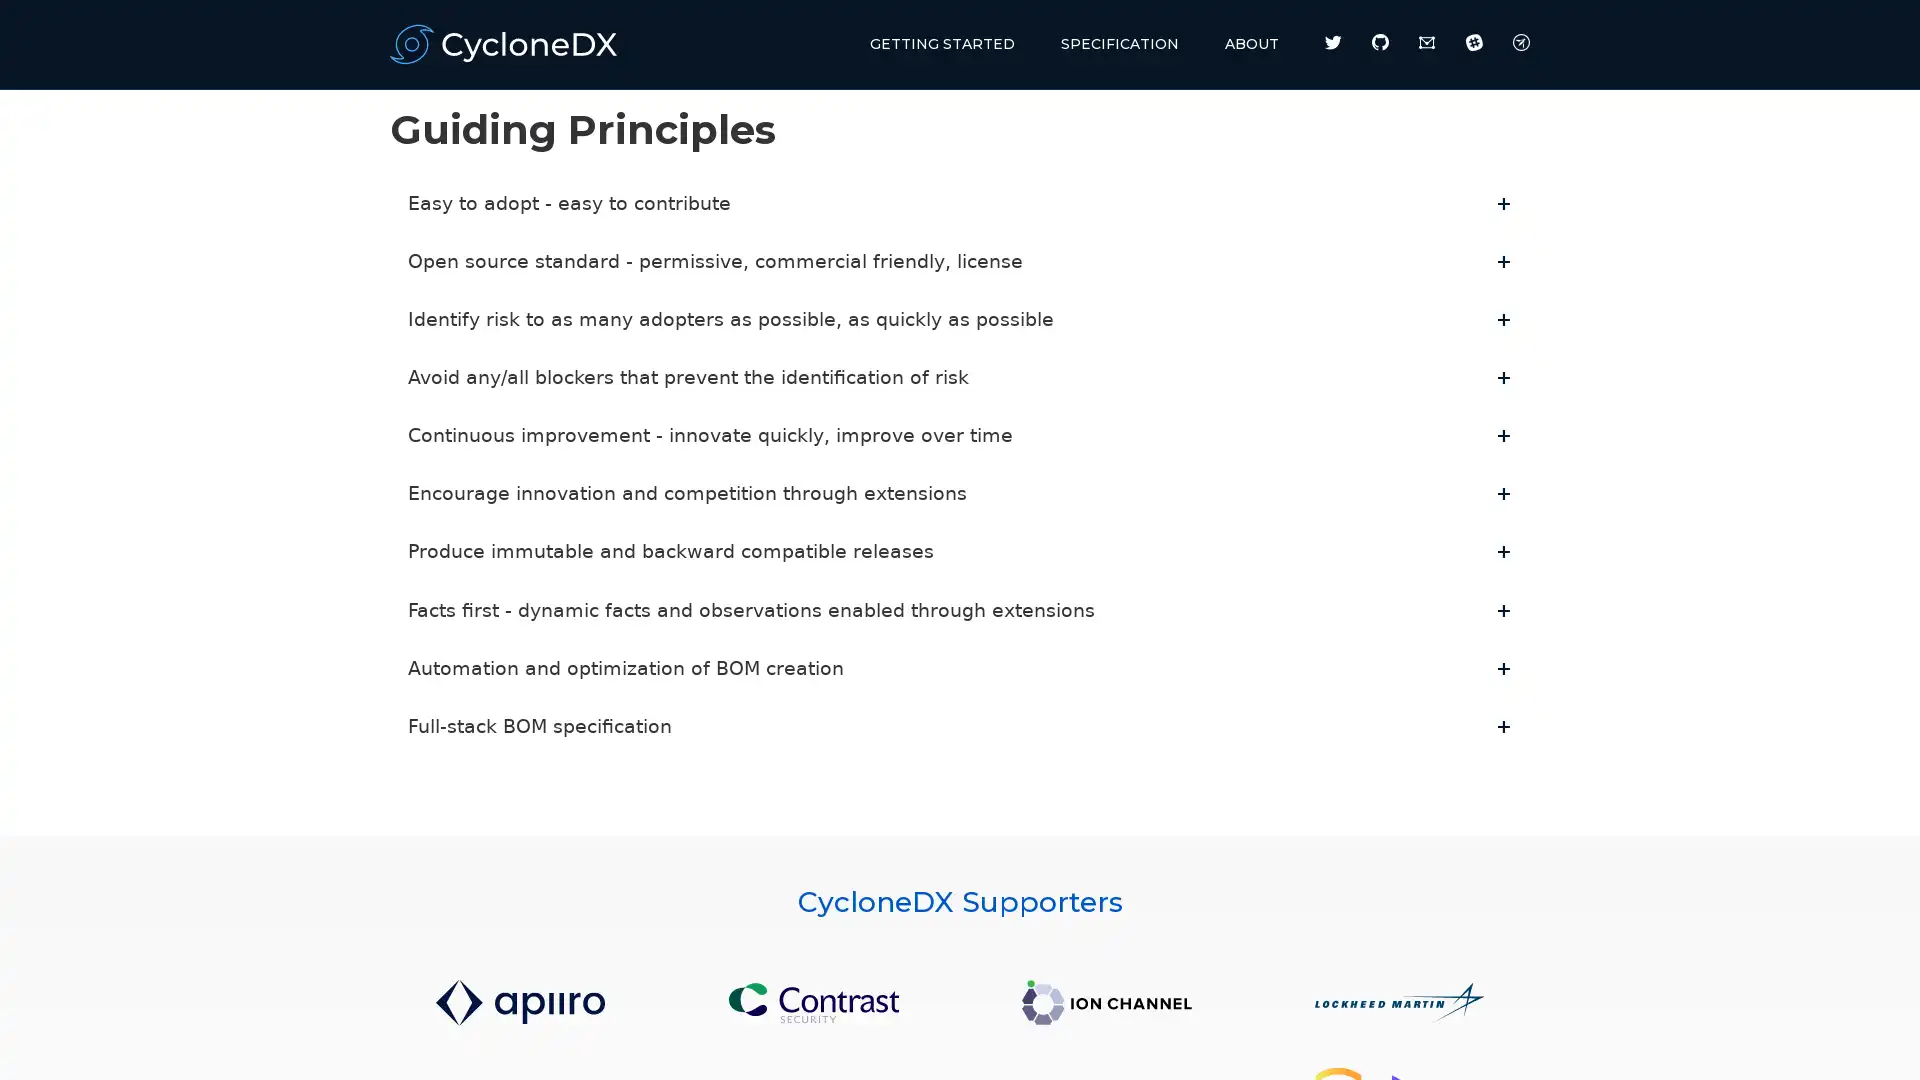 The width and height of the screenshot is (1920, 1080). Describe the element at coordinates (960, 493) in the screenshot. I see `Encourage innovation and competition through extensions +` at that location.